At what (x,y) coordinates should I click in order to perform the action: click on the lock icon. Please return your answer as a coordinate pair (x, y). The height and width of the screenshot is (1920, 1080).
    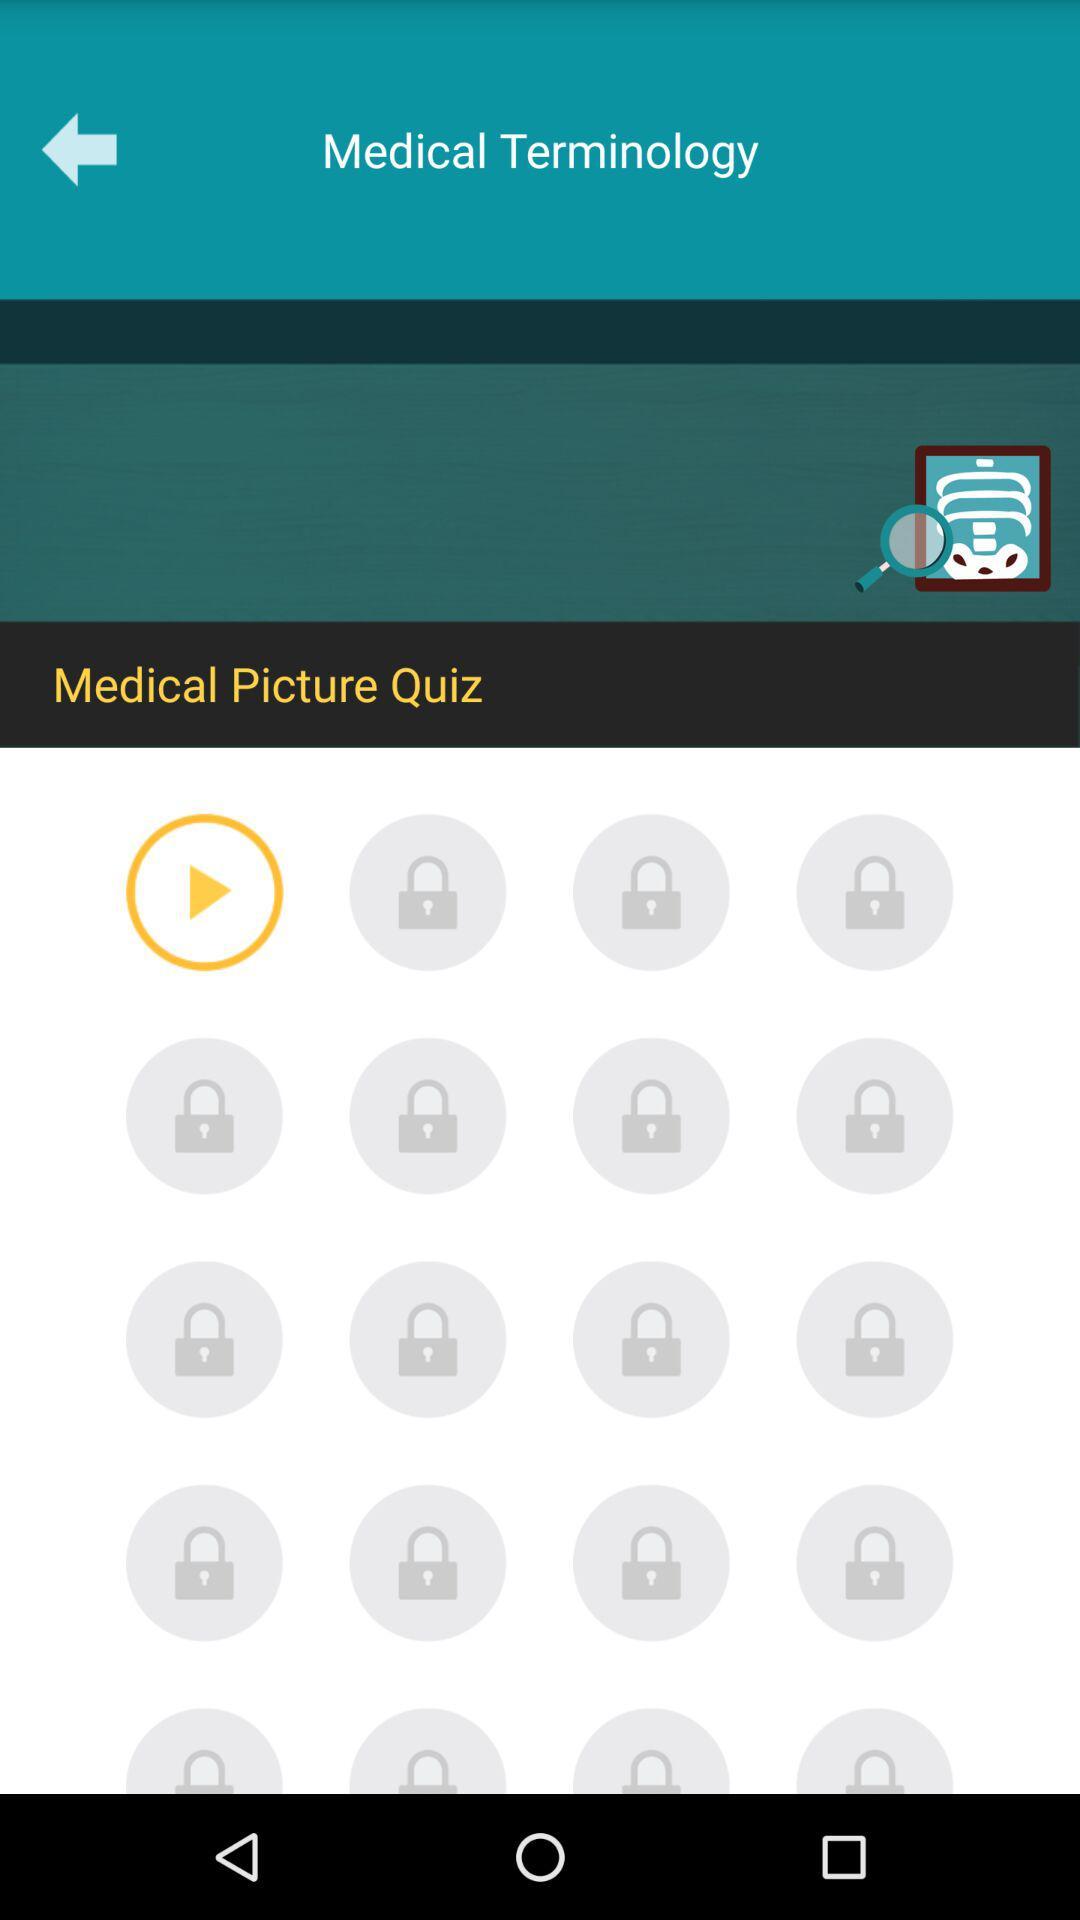
    Looking at the image, I should click on (874, 1432).